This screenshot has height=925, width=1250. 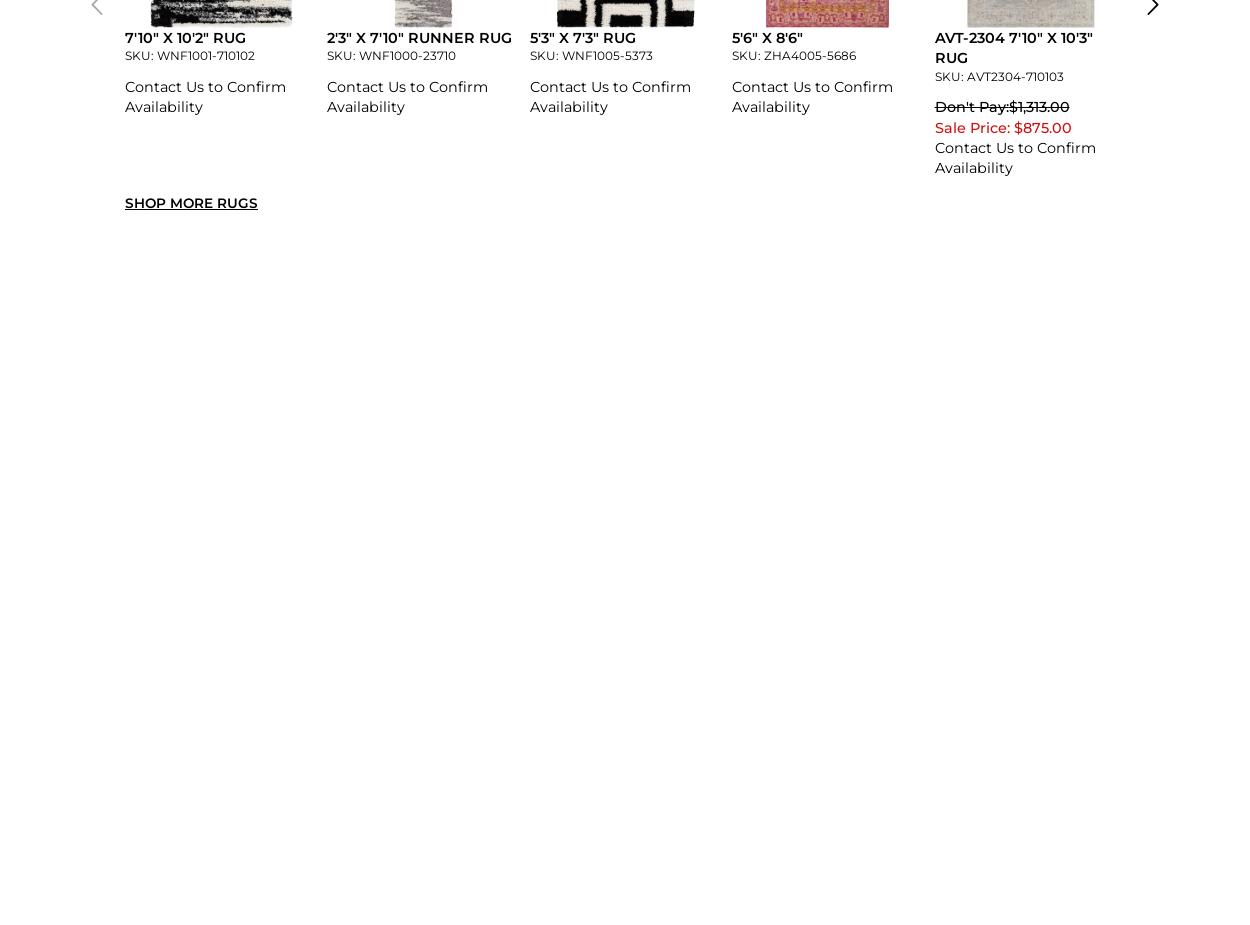 I want to click on 'SKU: ZHA4005-5686', so click(x=794, y=54).